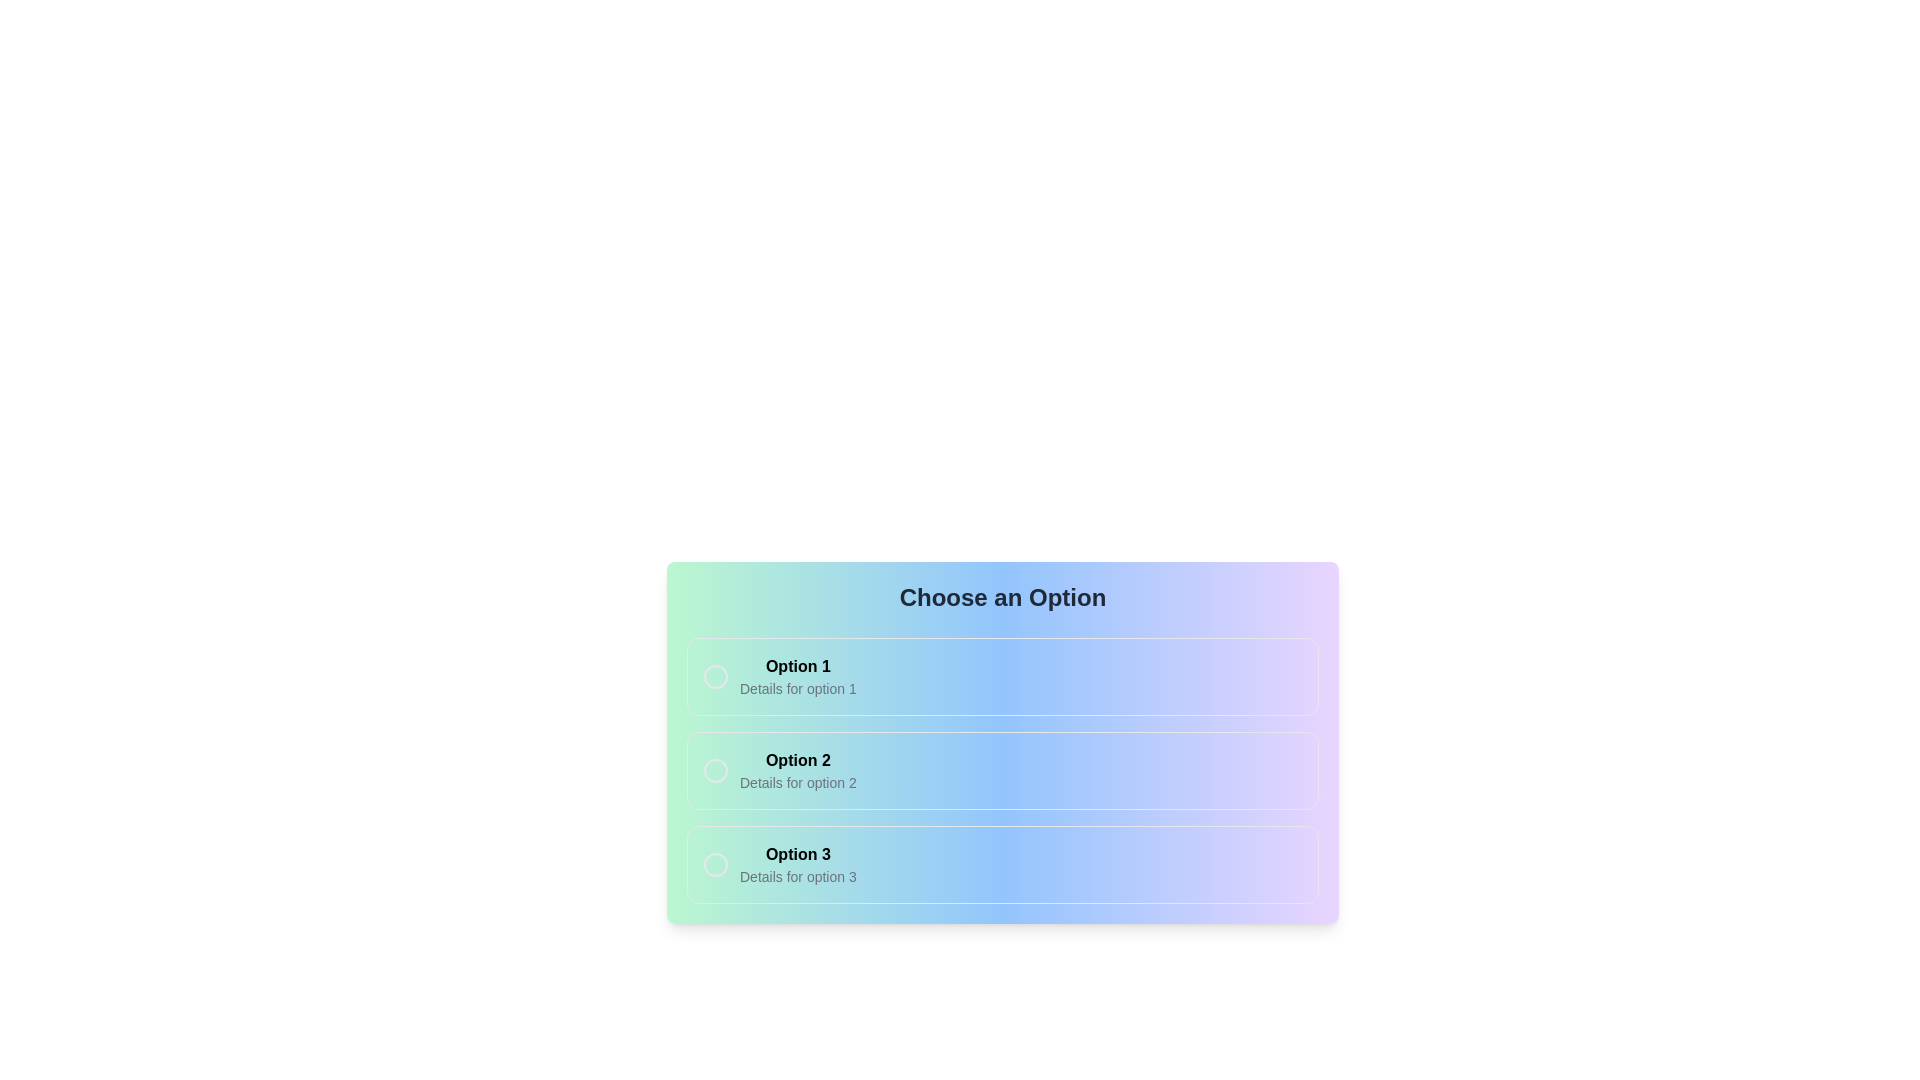 This screenshot has height=1080, width=1920. I want to click on the circular radio button located in the 'Option 3' group, so click(715, 863).